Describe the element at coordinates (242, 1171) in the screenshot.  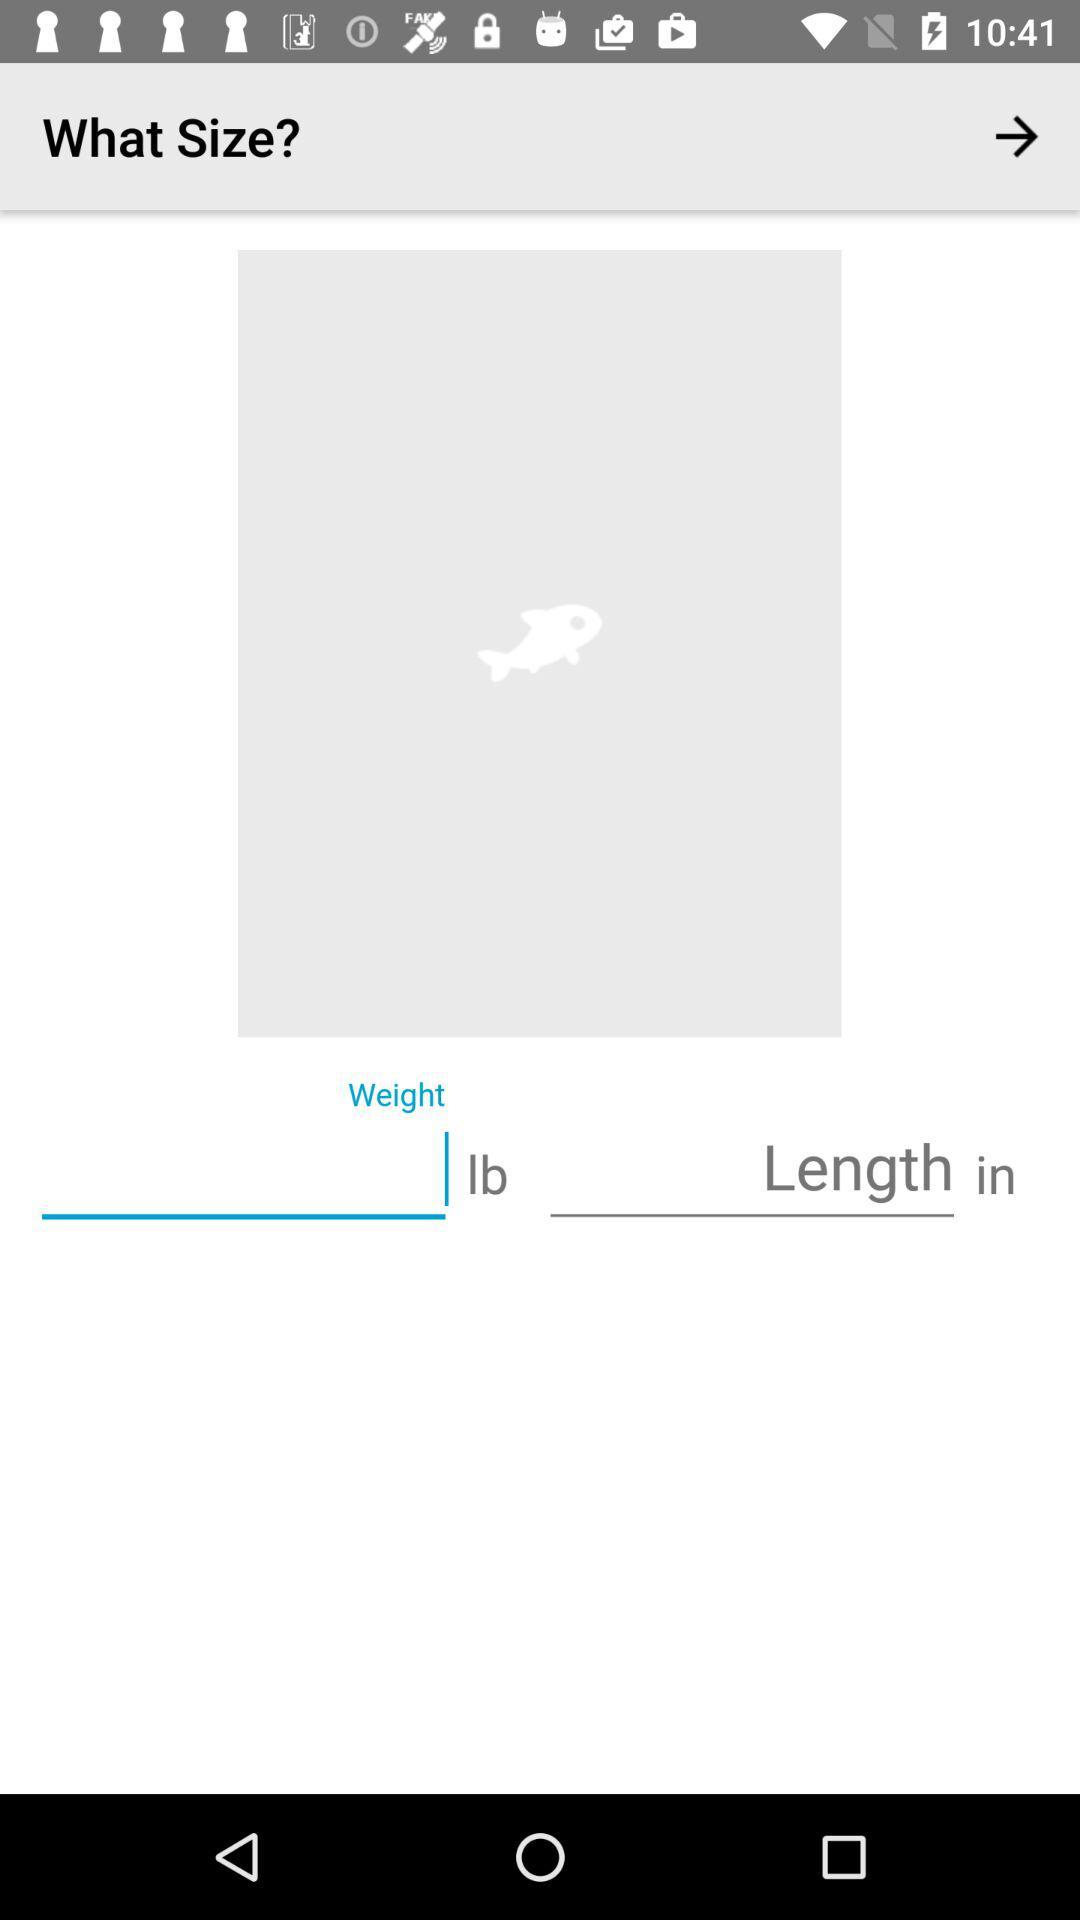
I see `weight in pounds` at that location.